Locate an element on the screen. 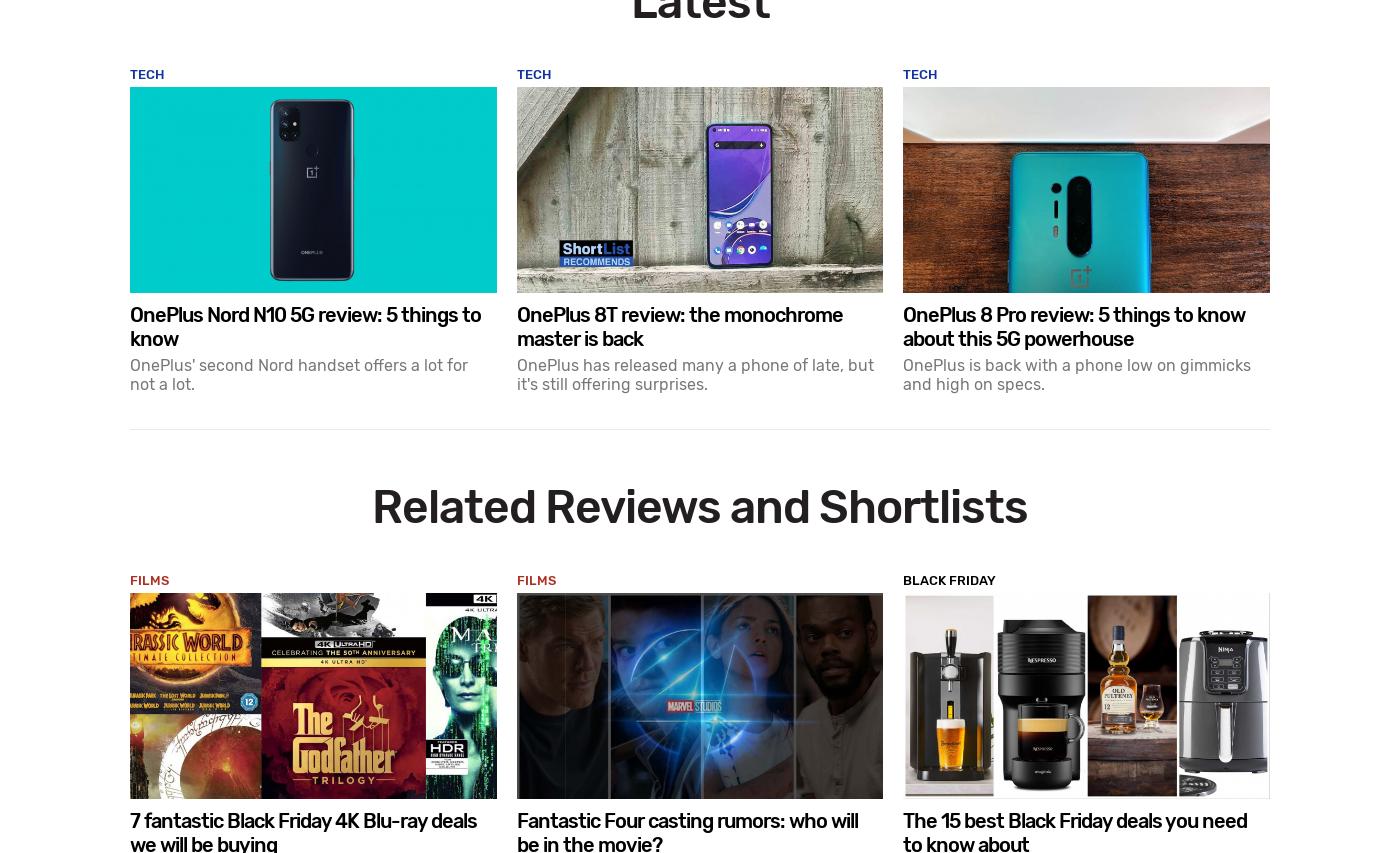 This screenshot has width=1400, height=853. 'OnePlus Nord N10 5G review: 5 things to know' is located at coordinates (130, 327).